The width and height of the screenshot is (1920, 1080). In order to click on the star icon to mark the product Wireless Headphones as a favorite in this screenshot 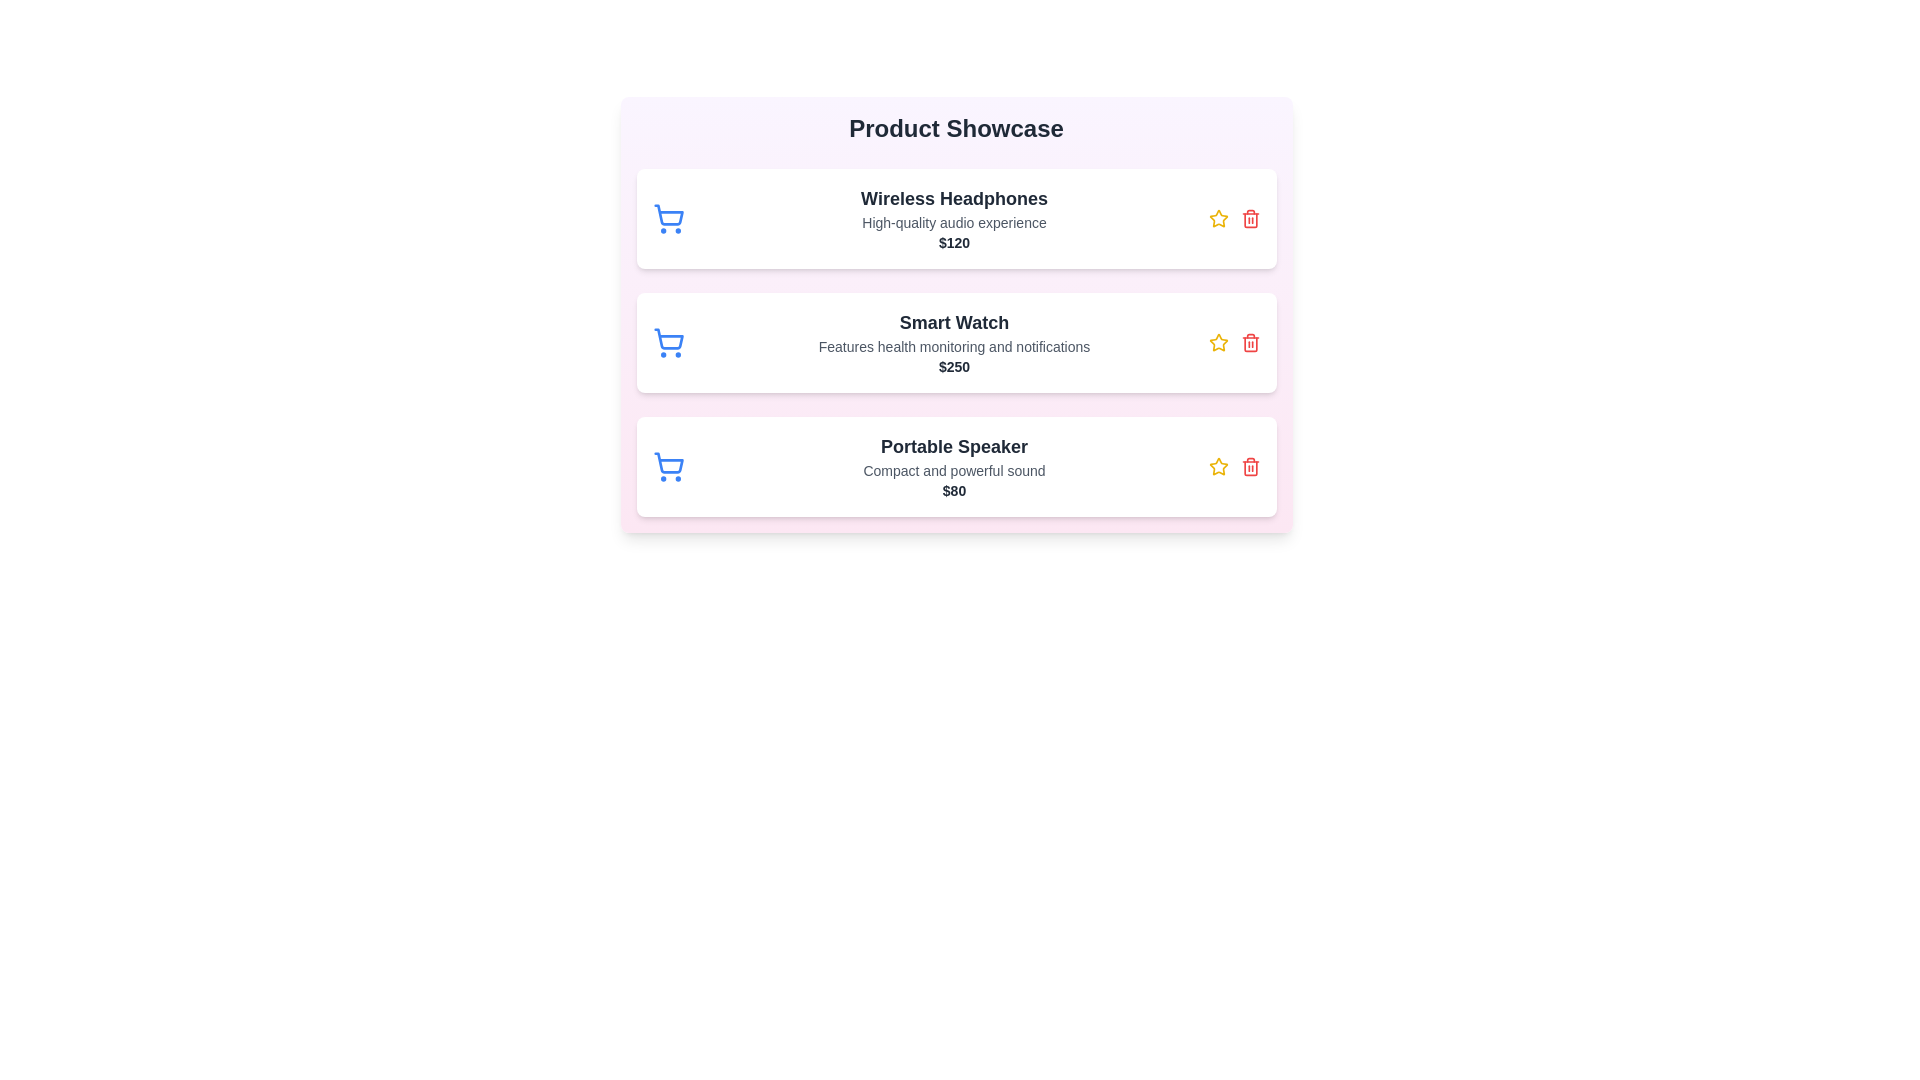, I will do `click(1217, 219)`.